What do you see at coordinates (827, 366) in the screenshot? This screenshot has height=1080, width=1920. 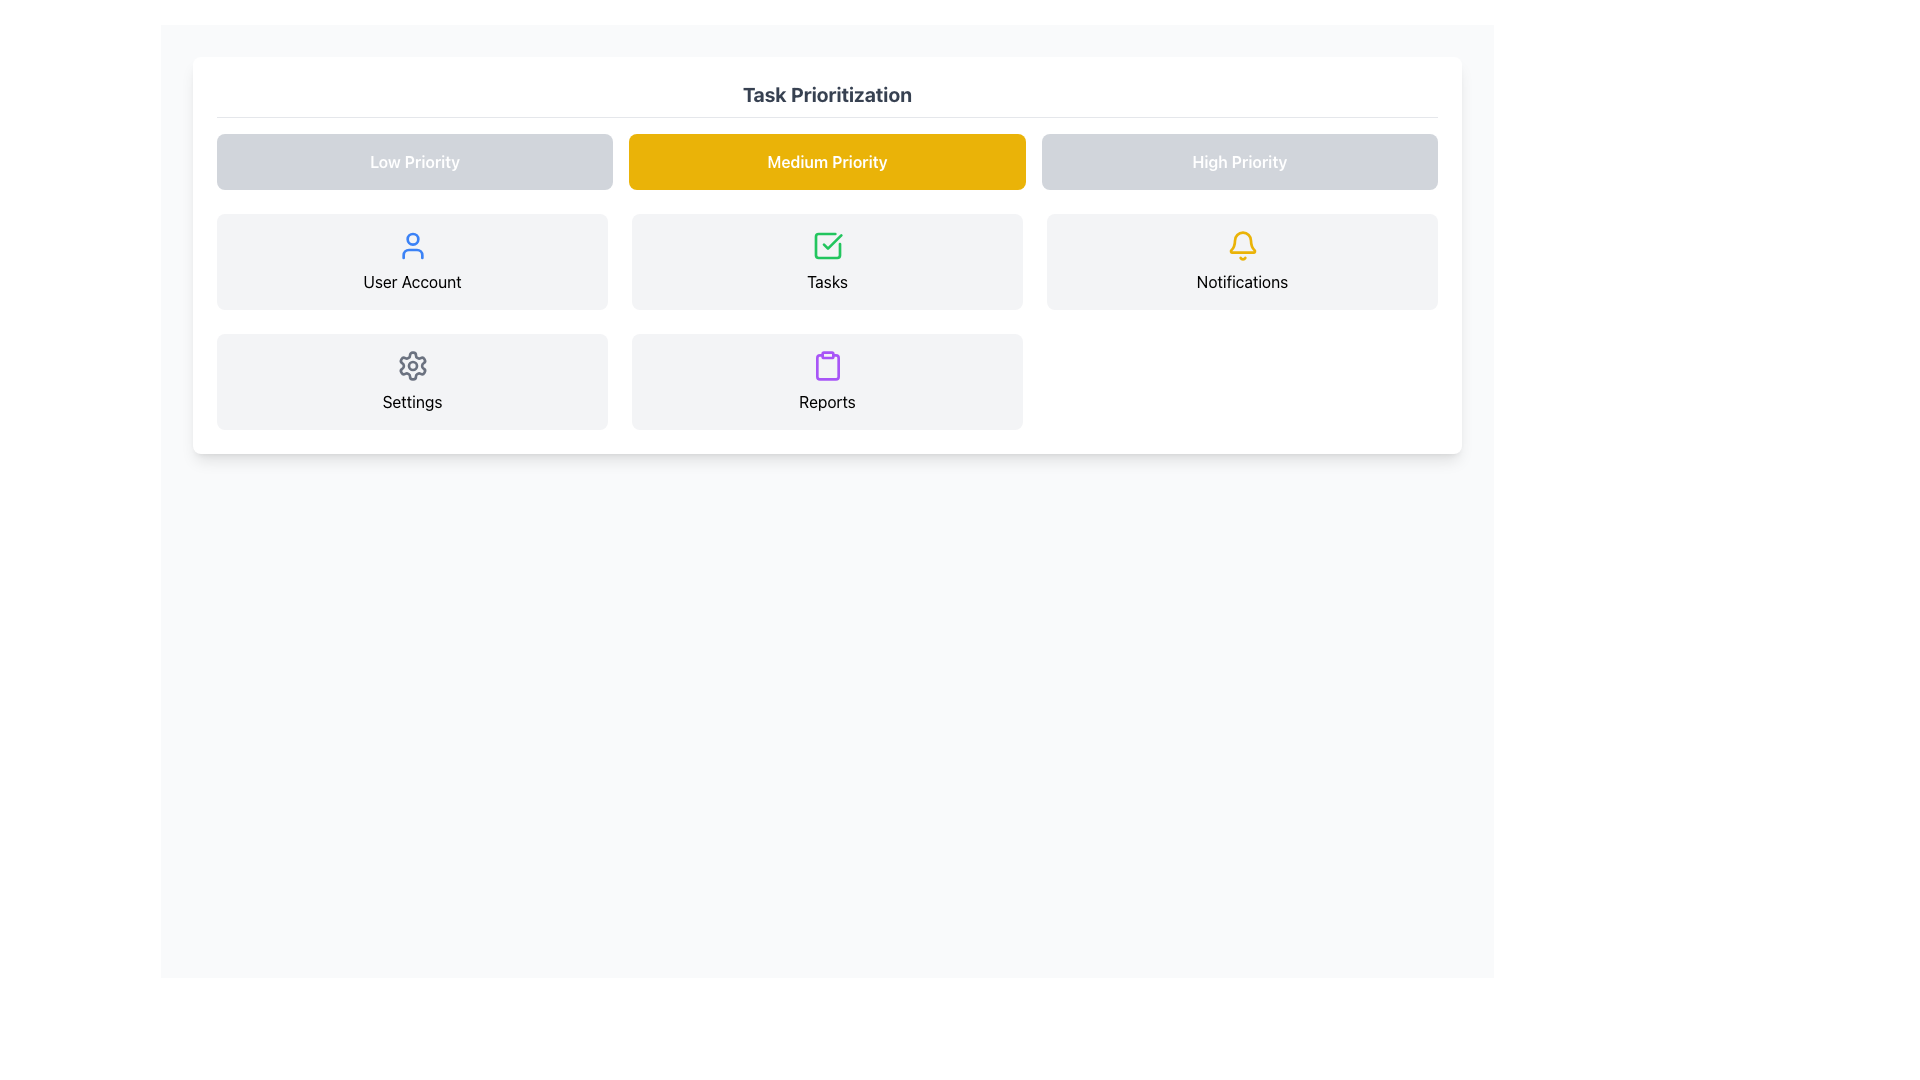 I see `the purple clipboard icon located in the 'Reports' section of the interface, which is styled with rounded edges and a distinct outline` at bounding box center [827, 366].